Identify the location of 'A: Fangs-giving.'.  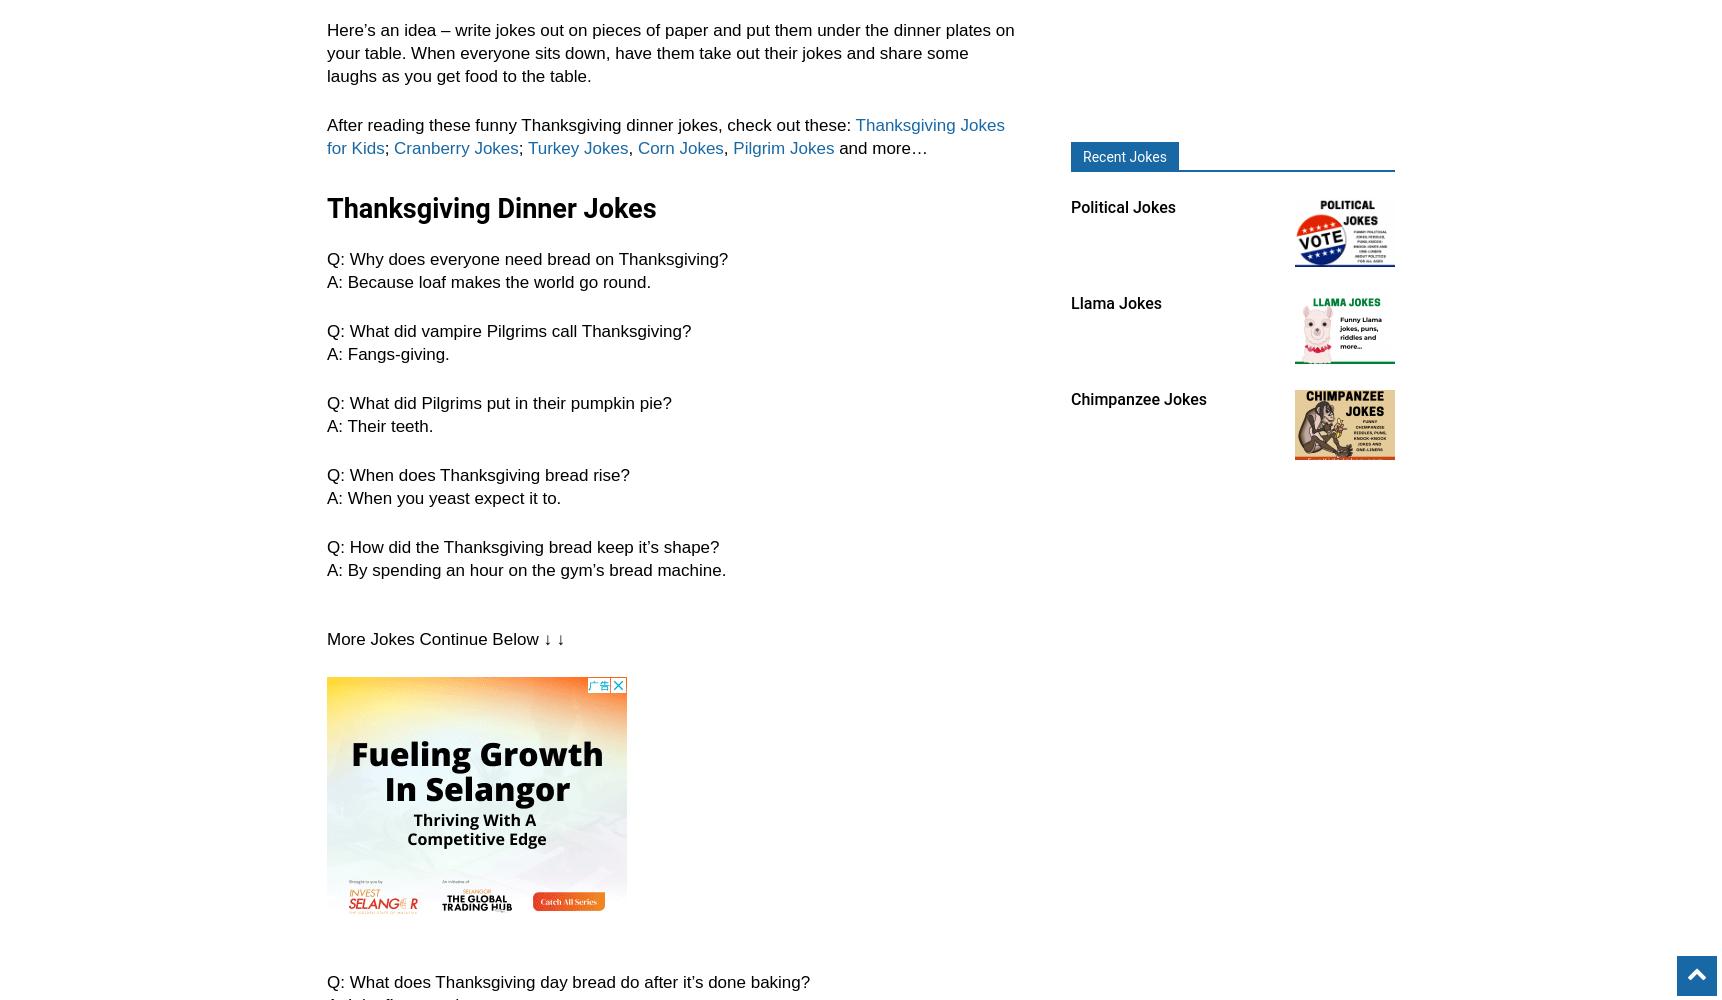
(387, 353).